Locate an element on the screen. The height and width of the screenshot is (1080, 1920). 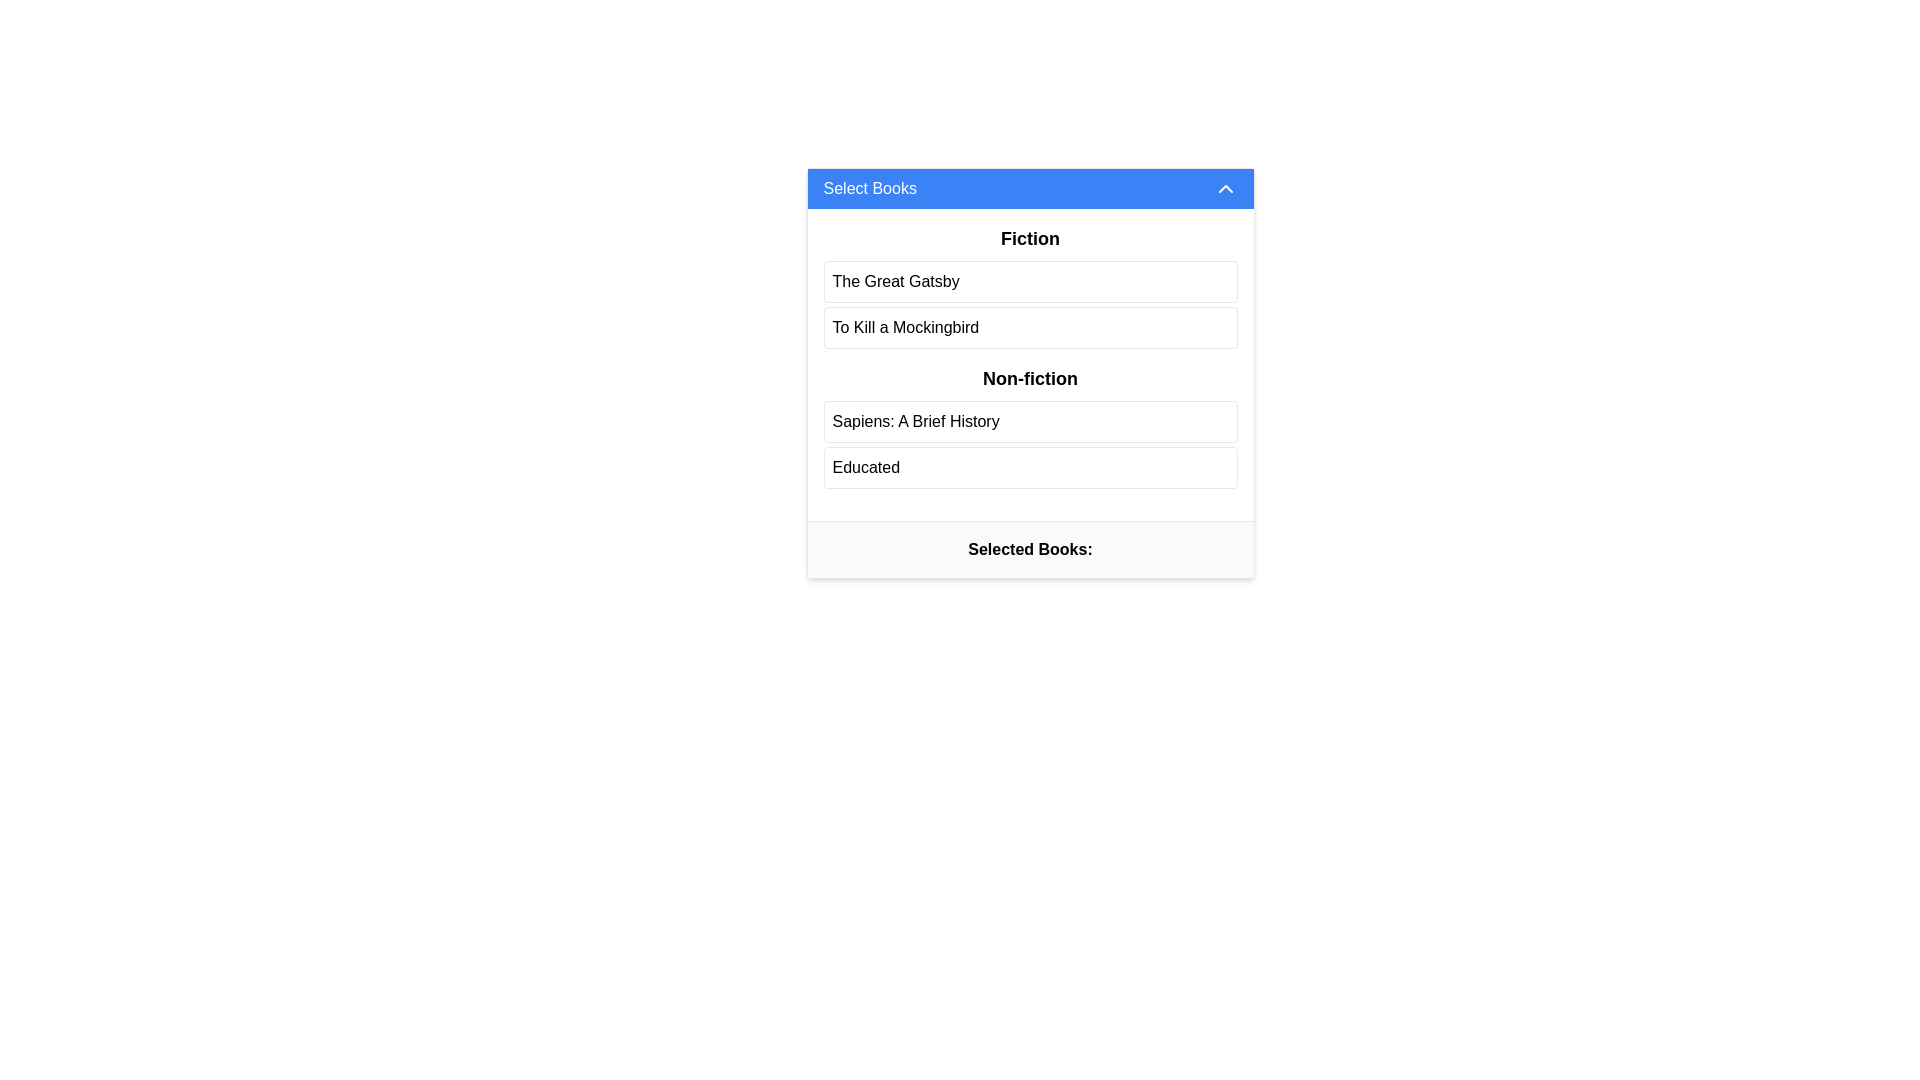
the selectable list item for the book 'Educated' located in the lower portion of the 'Non-fiction' section is located at coordinates (1030, 467).